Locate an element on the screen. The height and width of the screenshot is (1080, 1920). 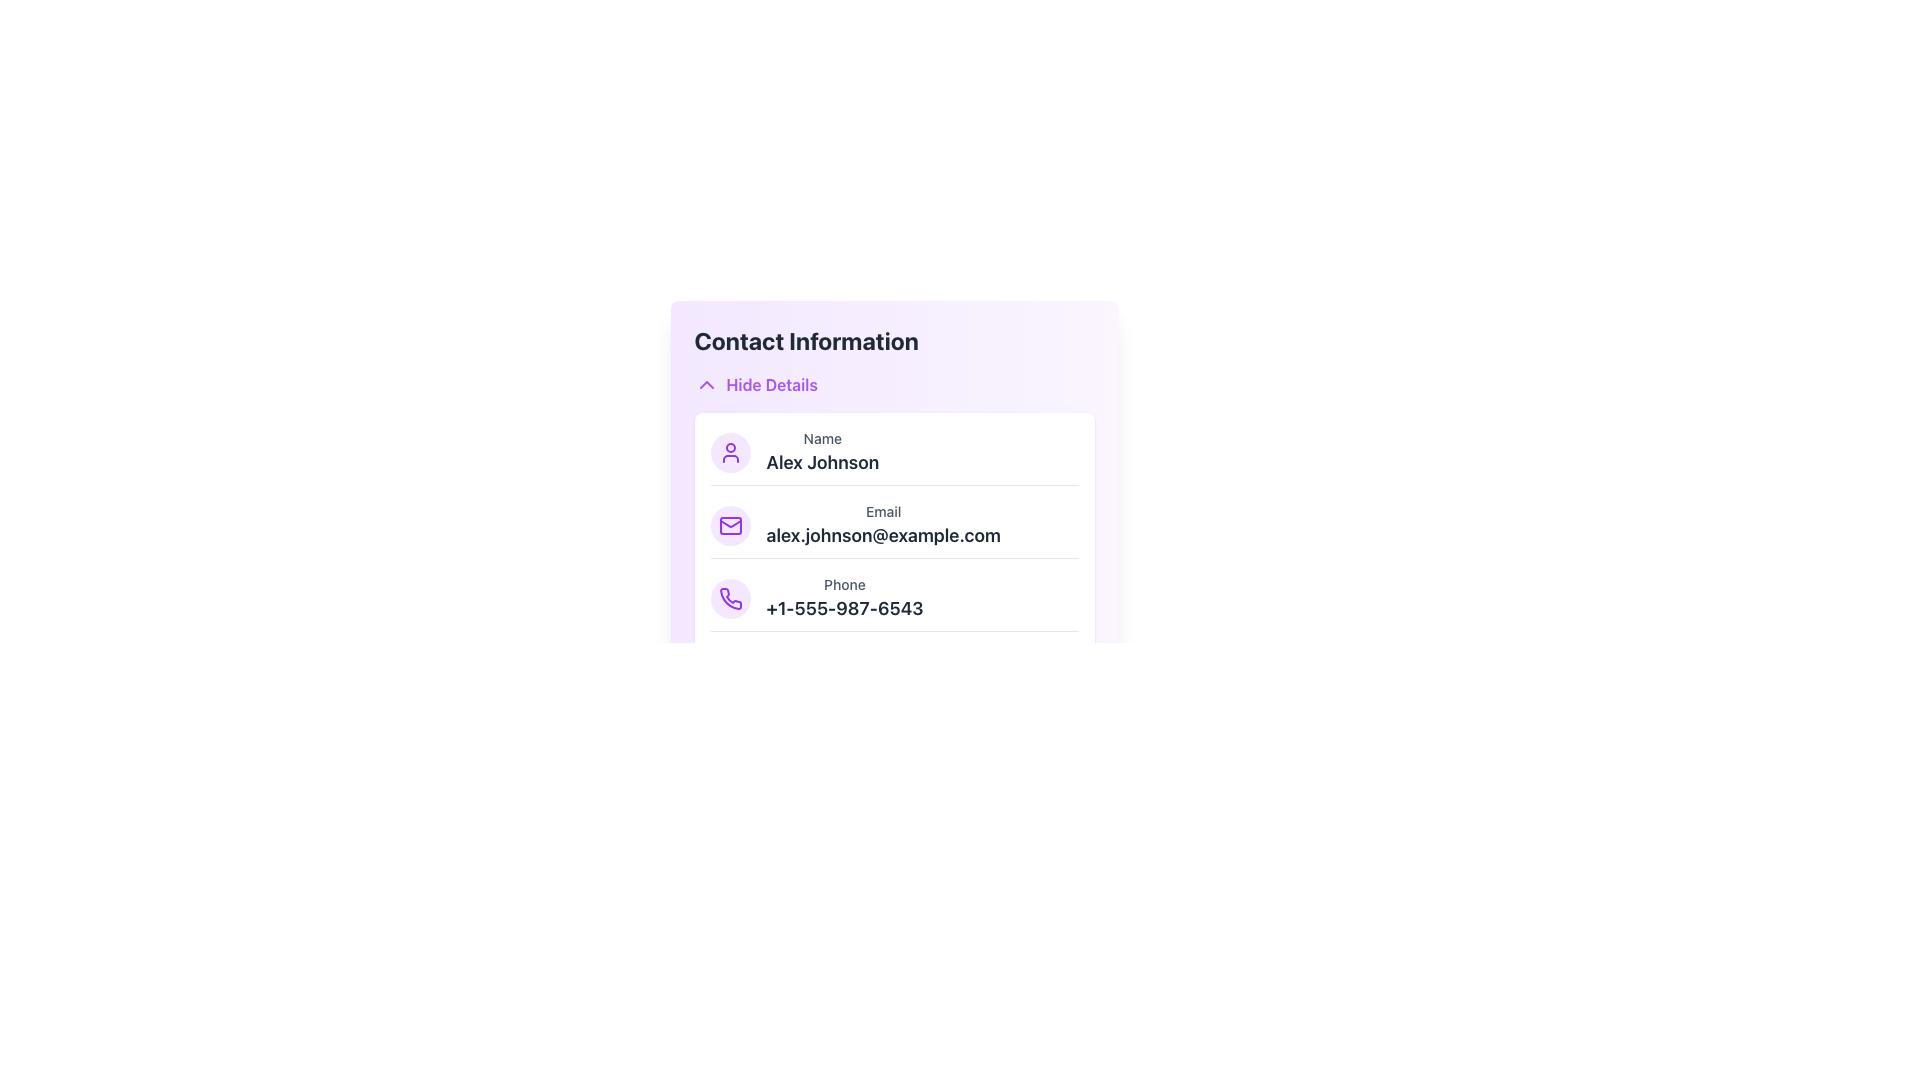
email address displayed in the Text Label within the 'Contact Information' section, specifically the second row labeled 'Email' is located at coordinates (882, 535).